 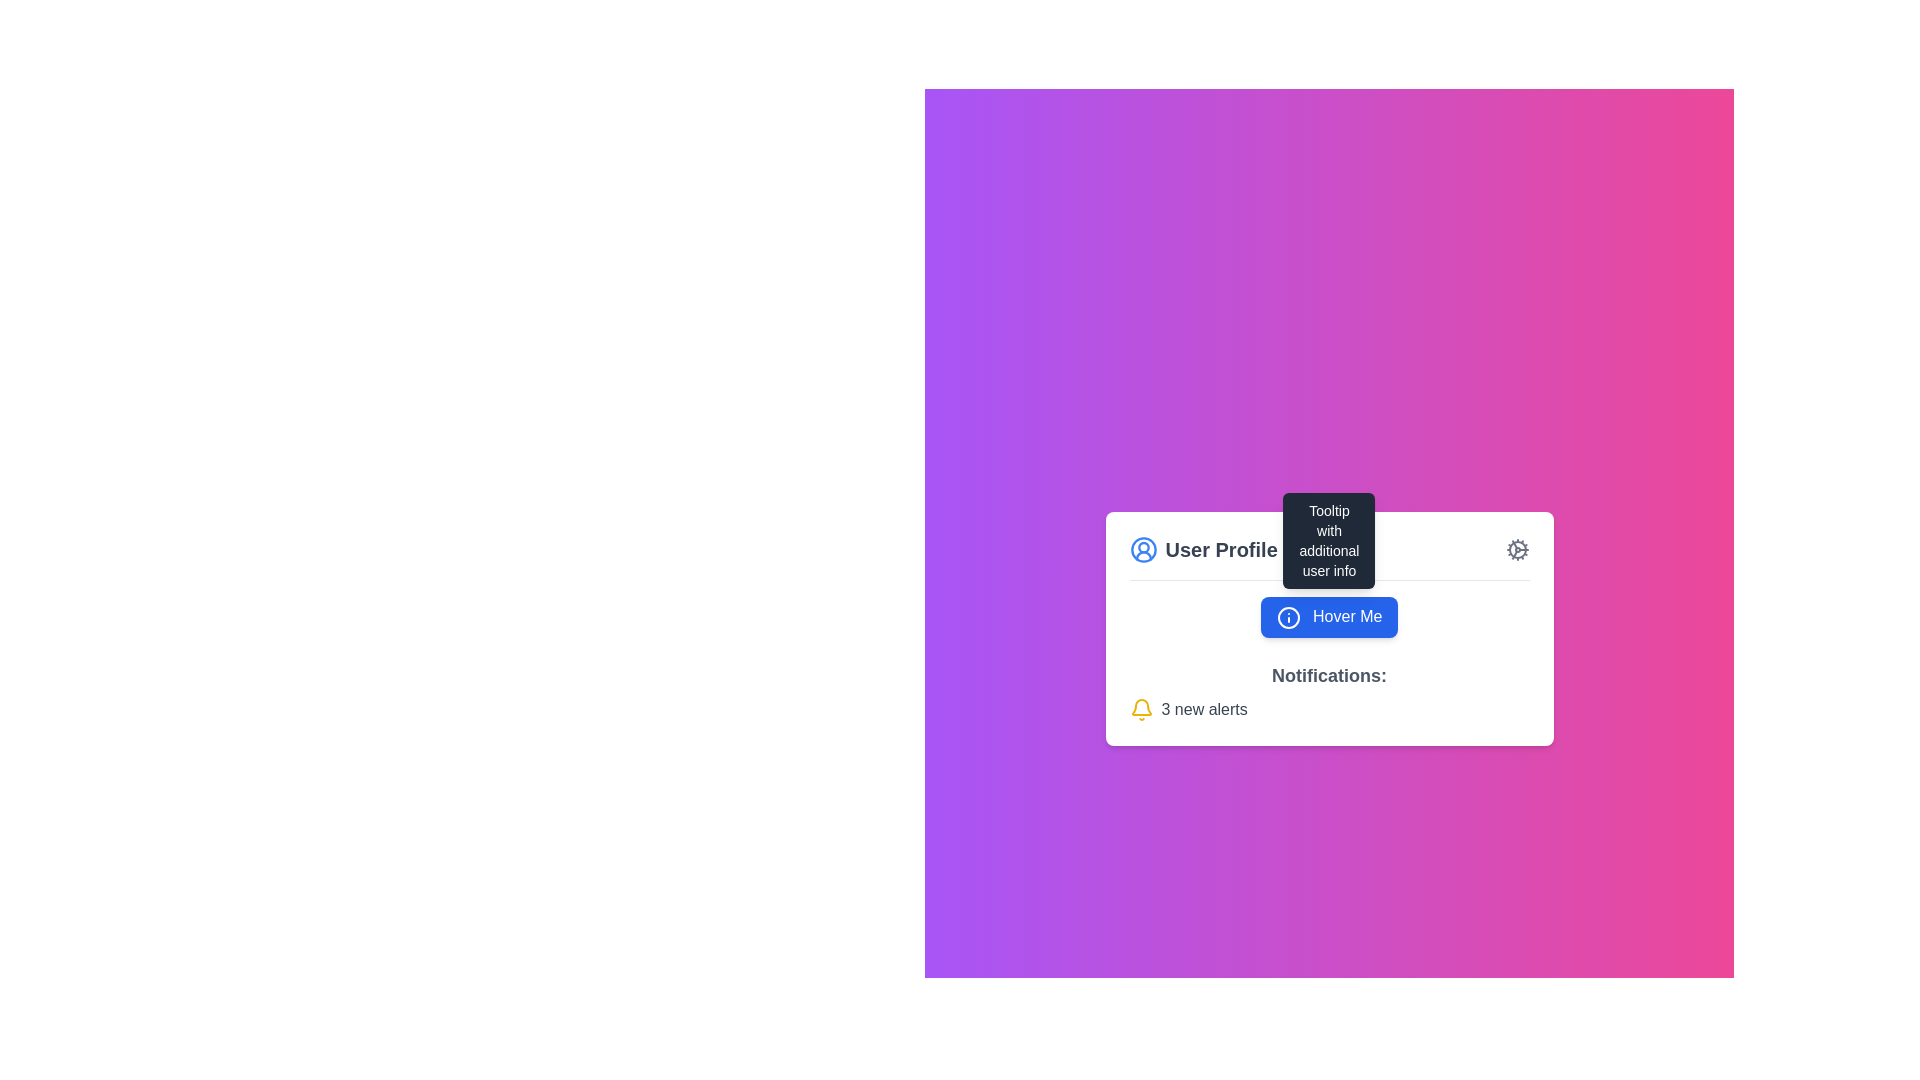 What do you see at coordinates (1143, 550) in the screenshot?
I see `the Decorative outline (SVG Circle) that serves as the outermost circular outline within the user profile icon at the top-left of the user profile card` at bounding box center [1143, 550].